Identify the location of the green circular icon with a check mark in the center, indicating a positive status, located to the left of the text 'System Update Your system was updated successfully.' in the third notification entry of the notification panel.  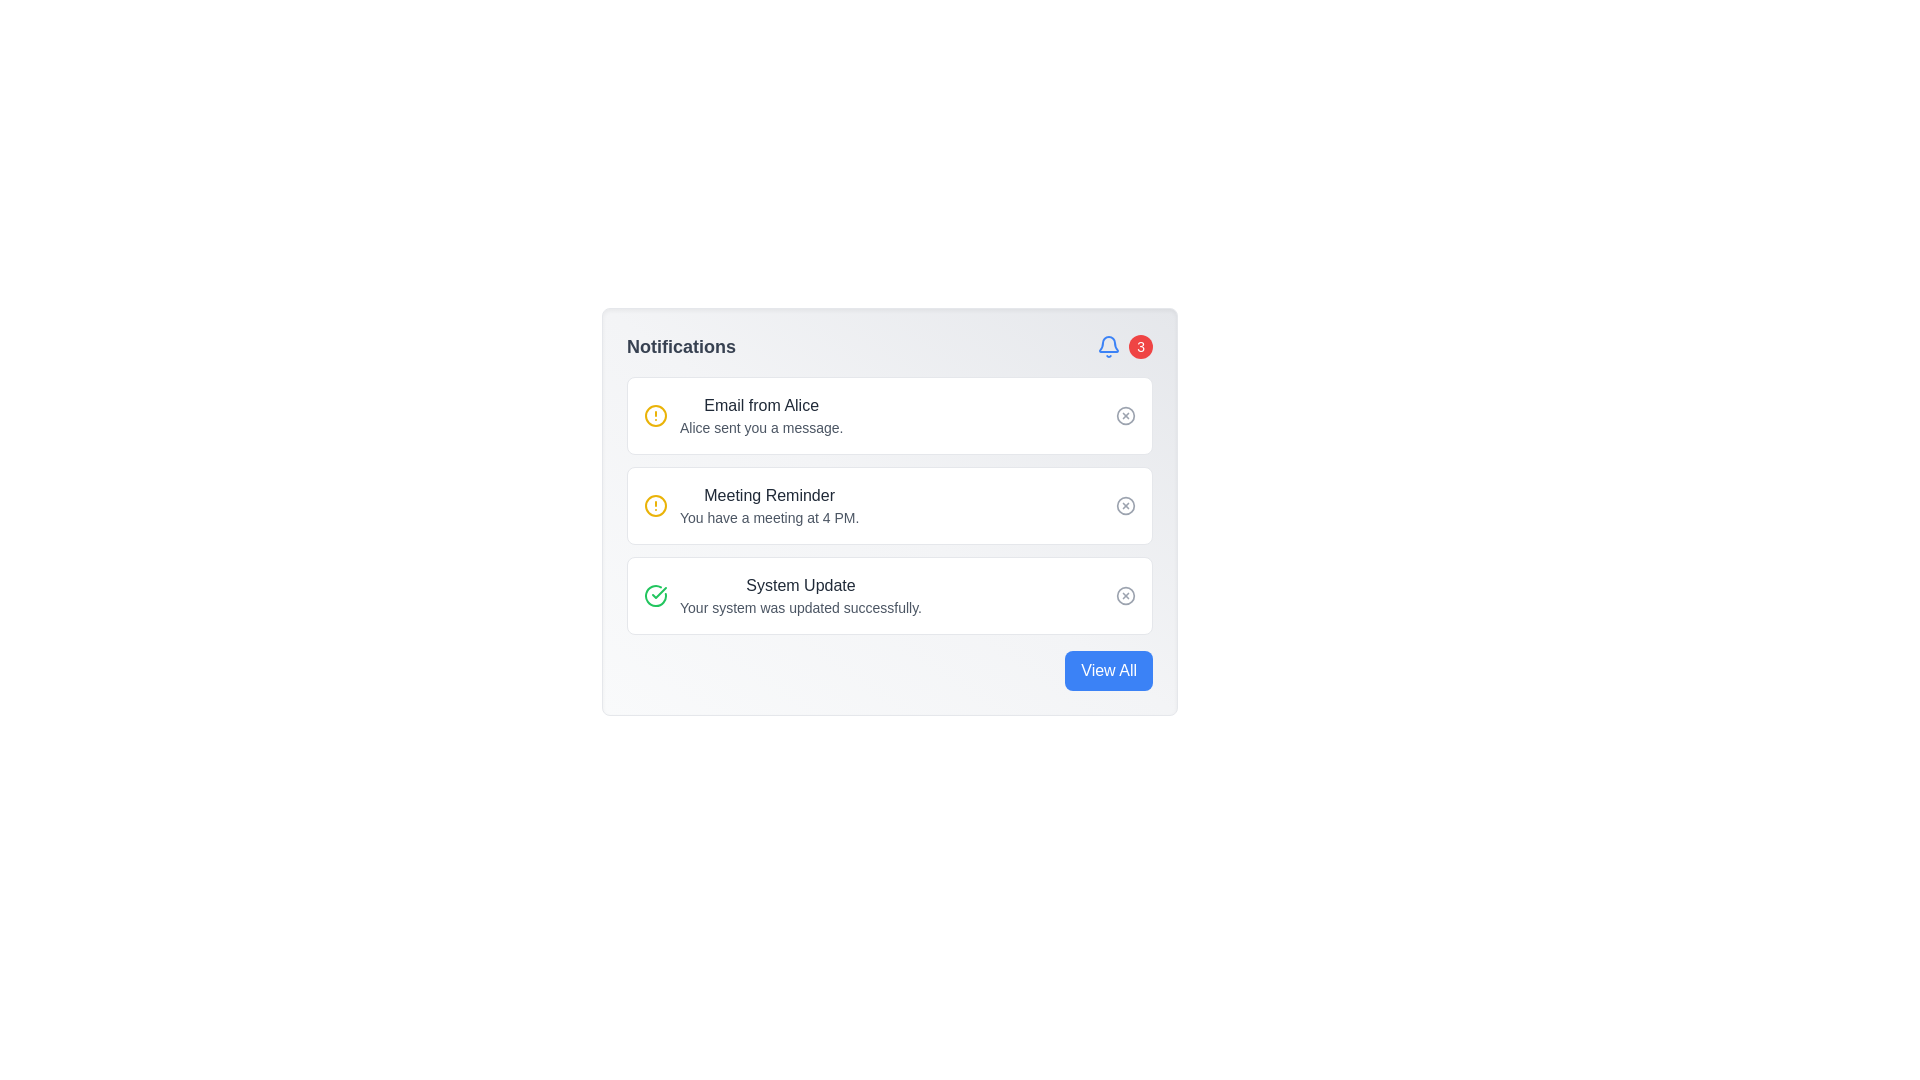
(656, 595).